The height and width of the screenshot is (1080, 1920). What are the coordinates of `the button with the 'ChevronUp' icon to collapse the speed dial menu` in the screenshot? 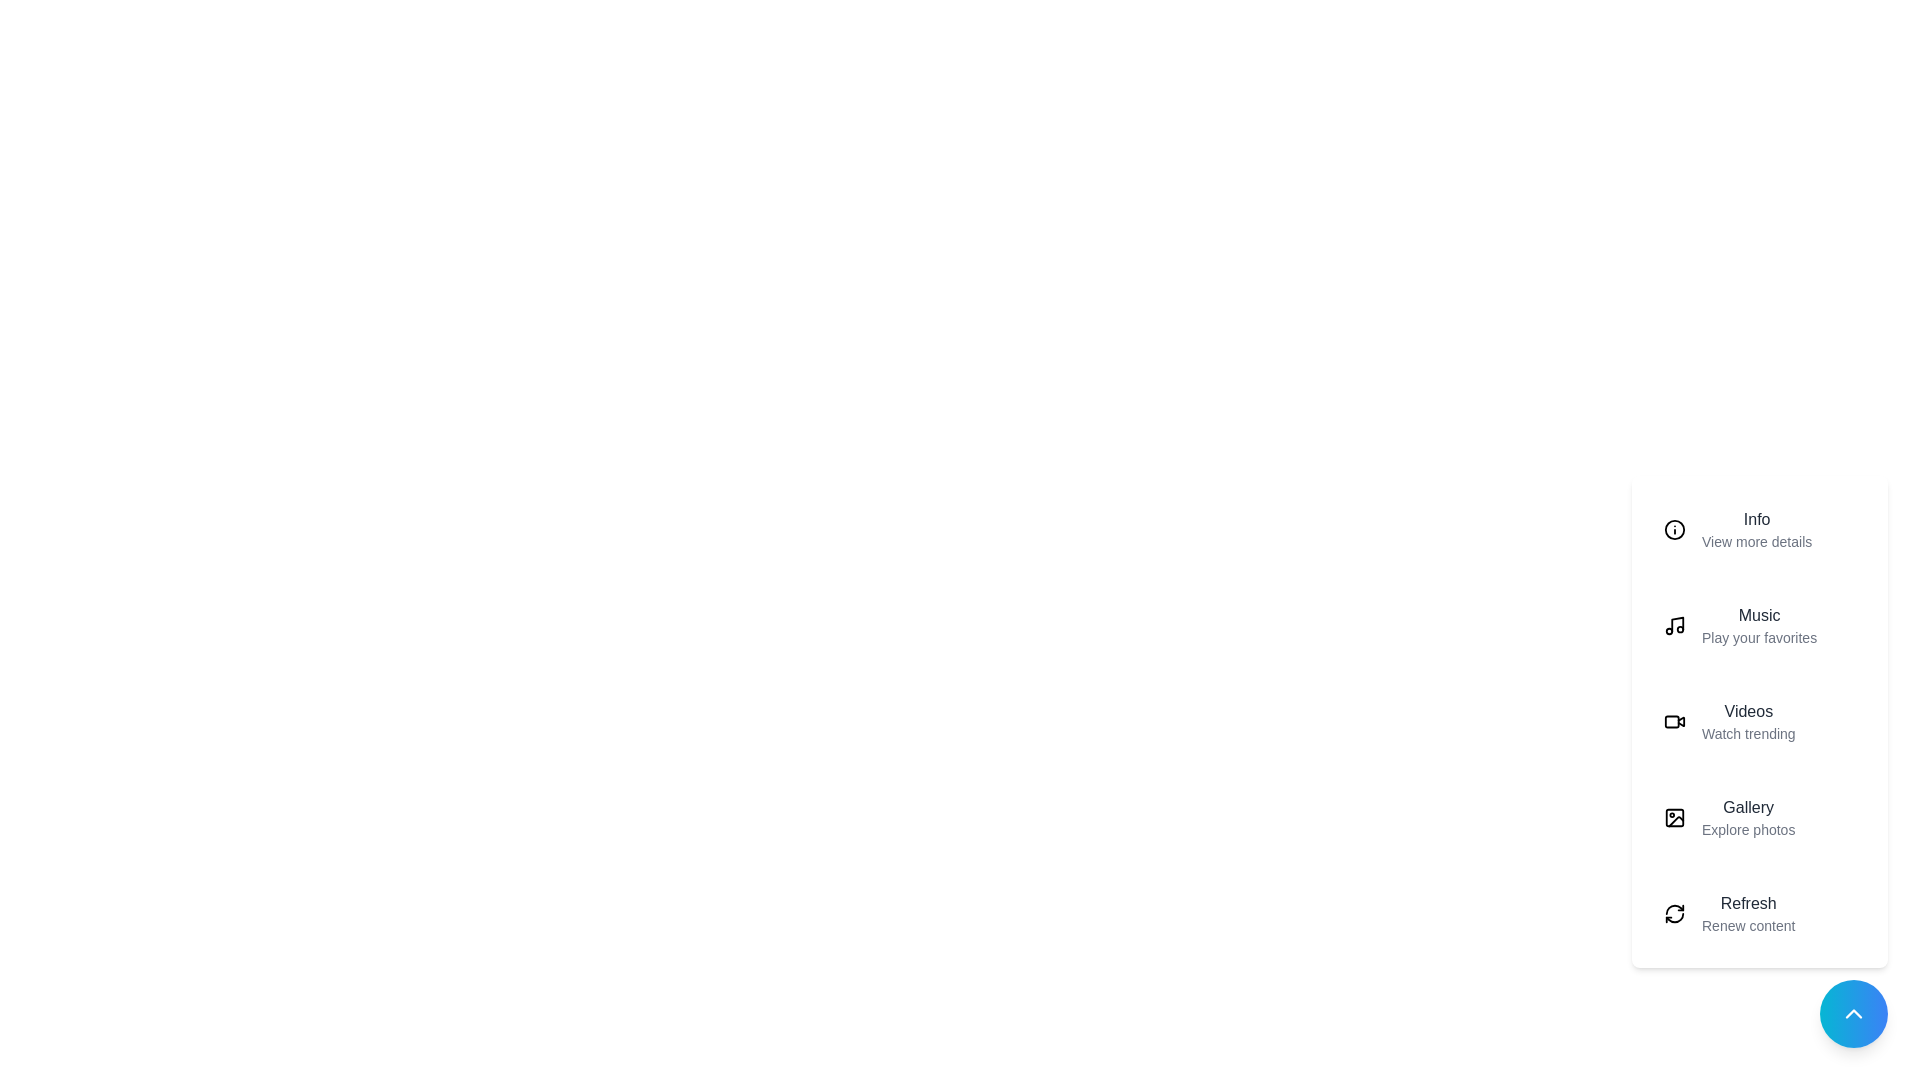 It's located at (1852, 1014).